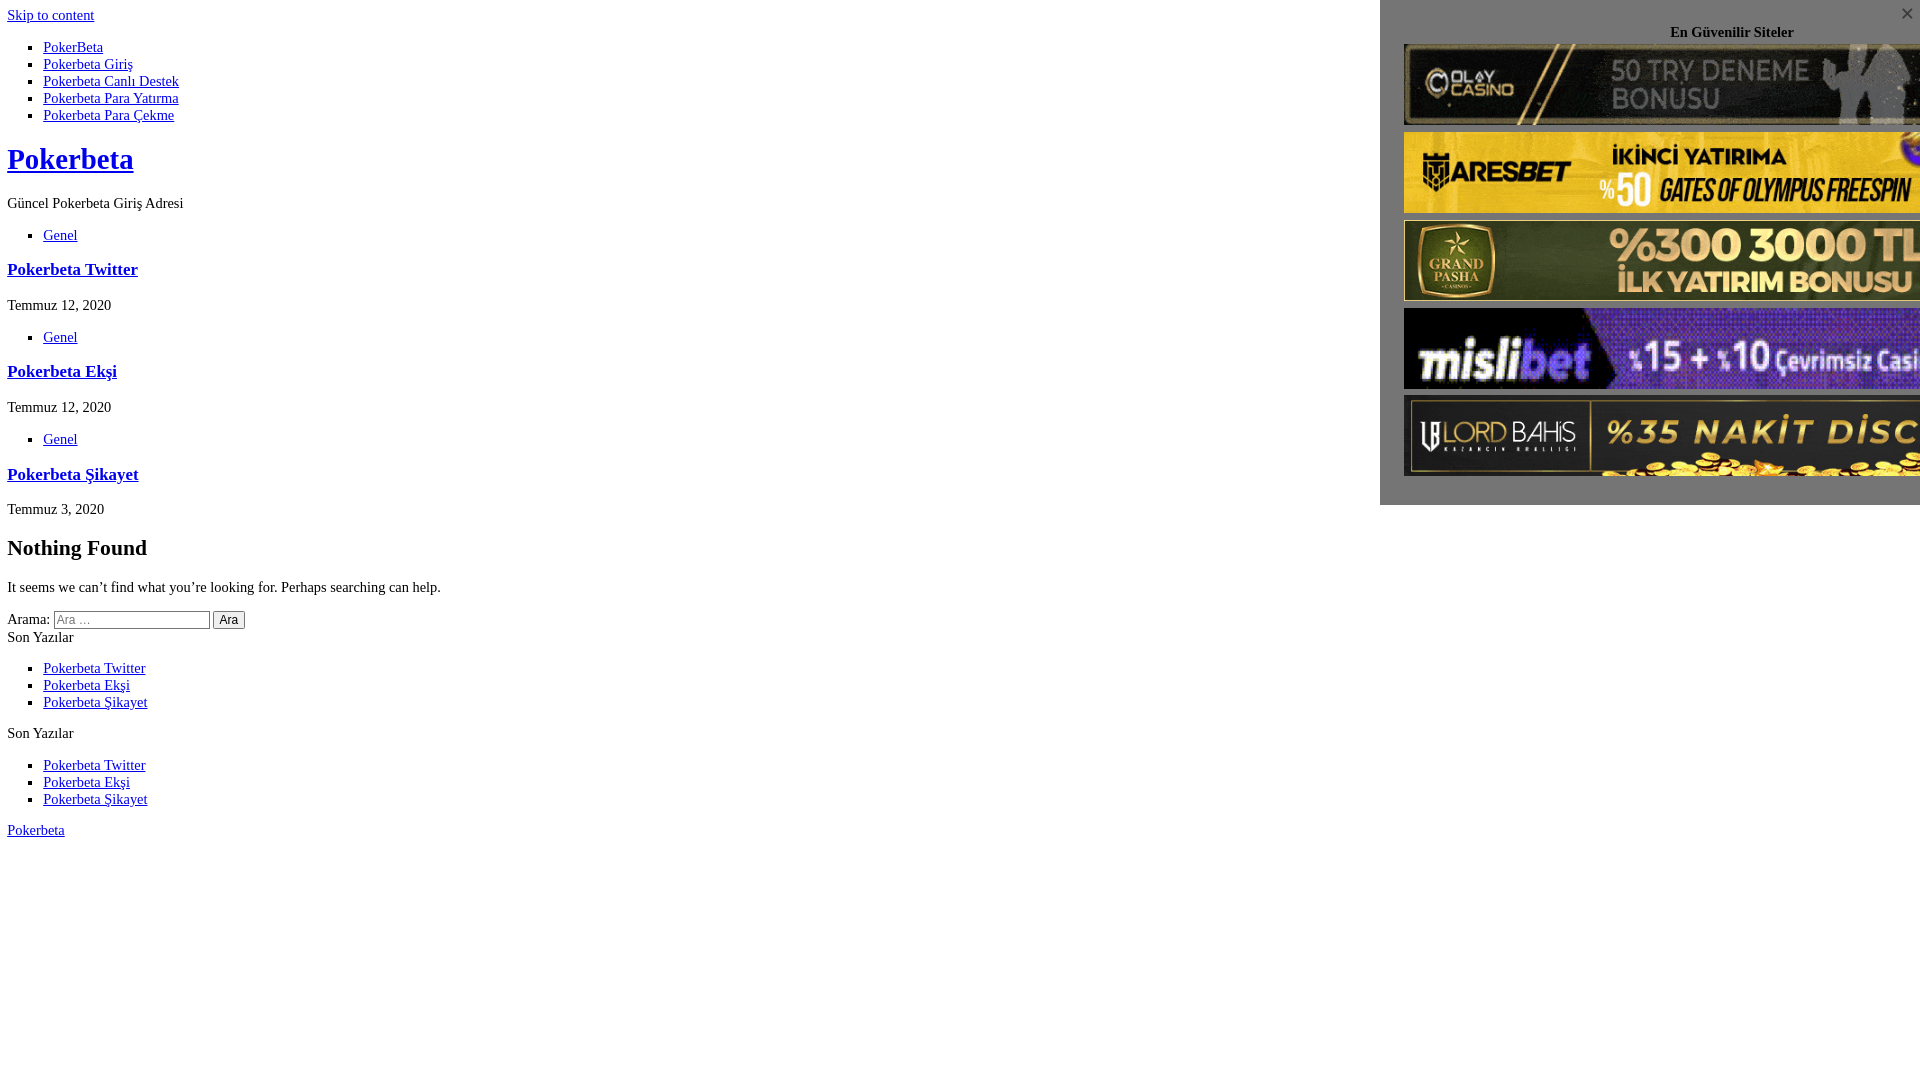 This screenshot has height=1080, width=1920. What do you see at coordinates (67, 260) in the screenshot?
I see `'Genel'` at bounding box center [67, 260].